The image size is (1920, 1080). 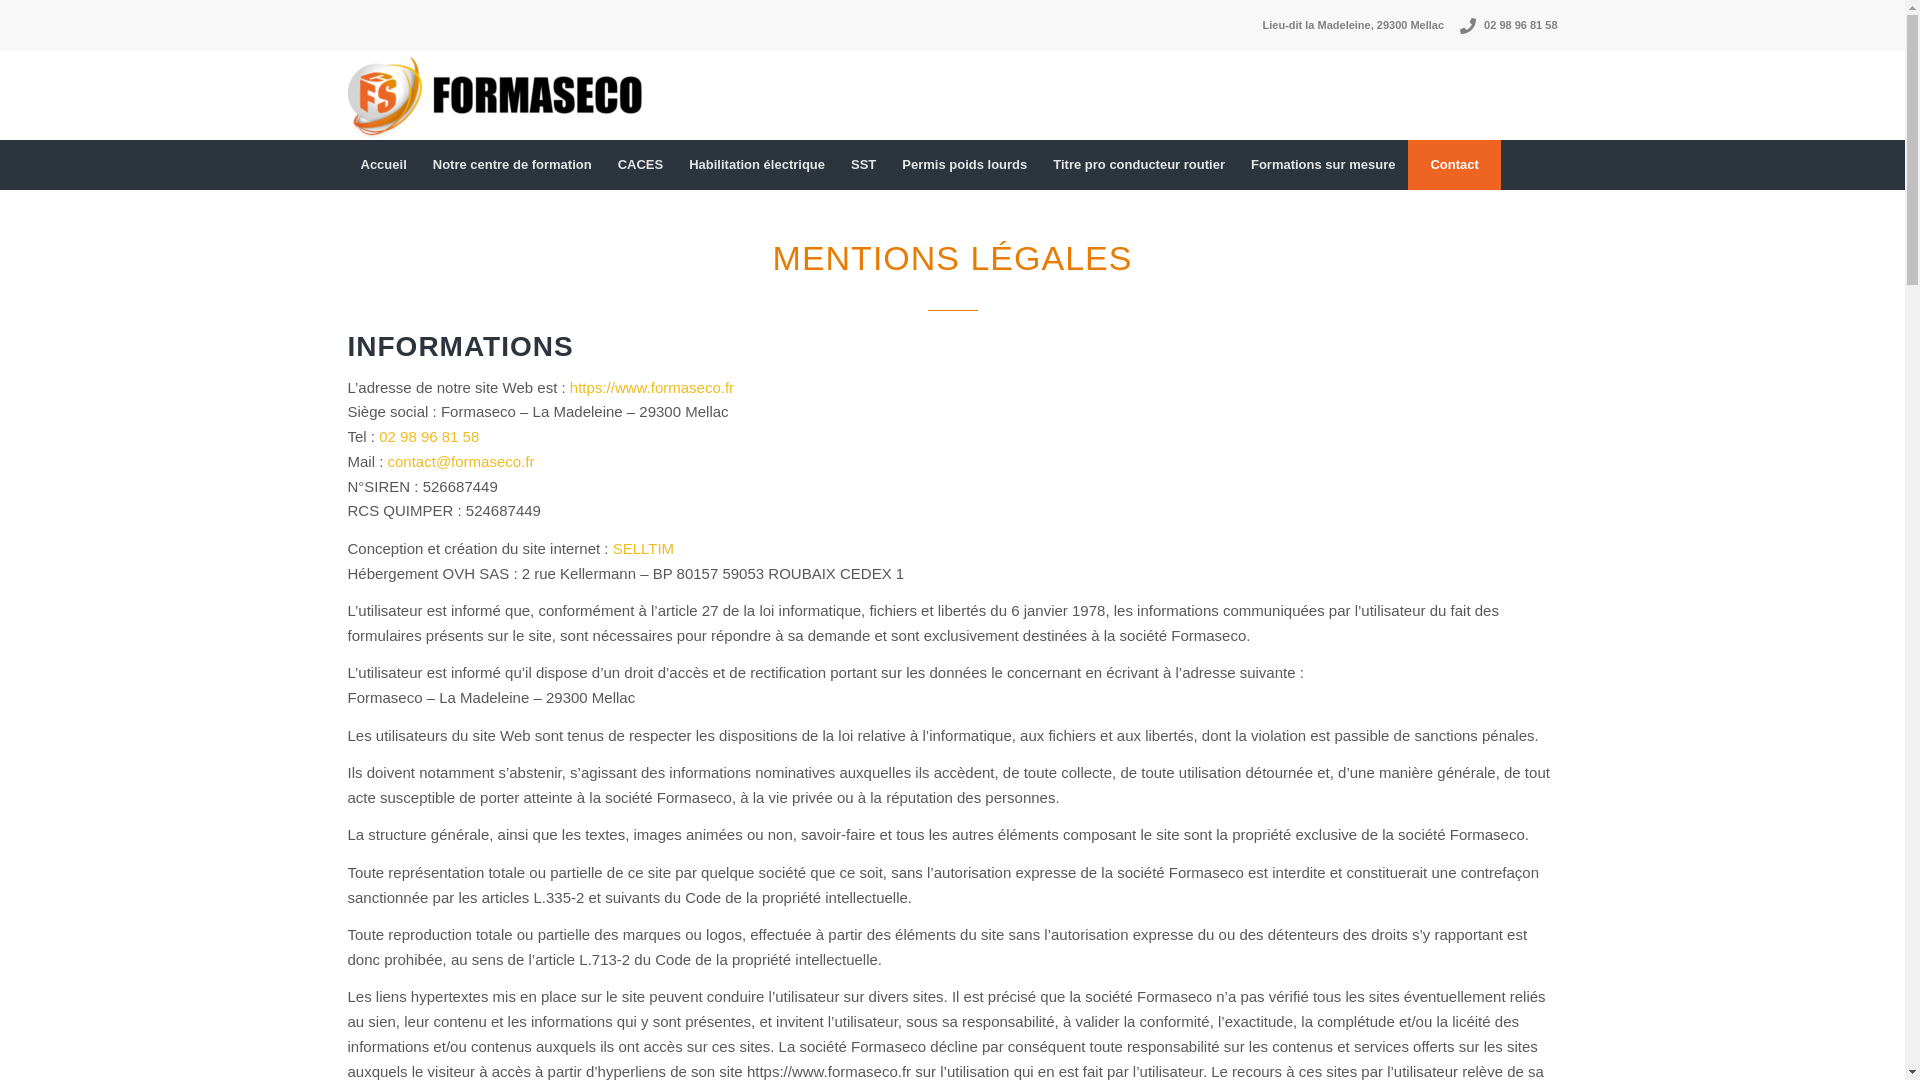 I want to click on 'Accueil', so click(x=384, y=164).